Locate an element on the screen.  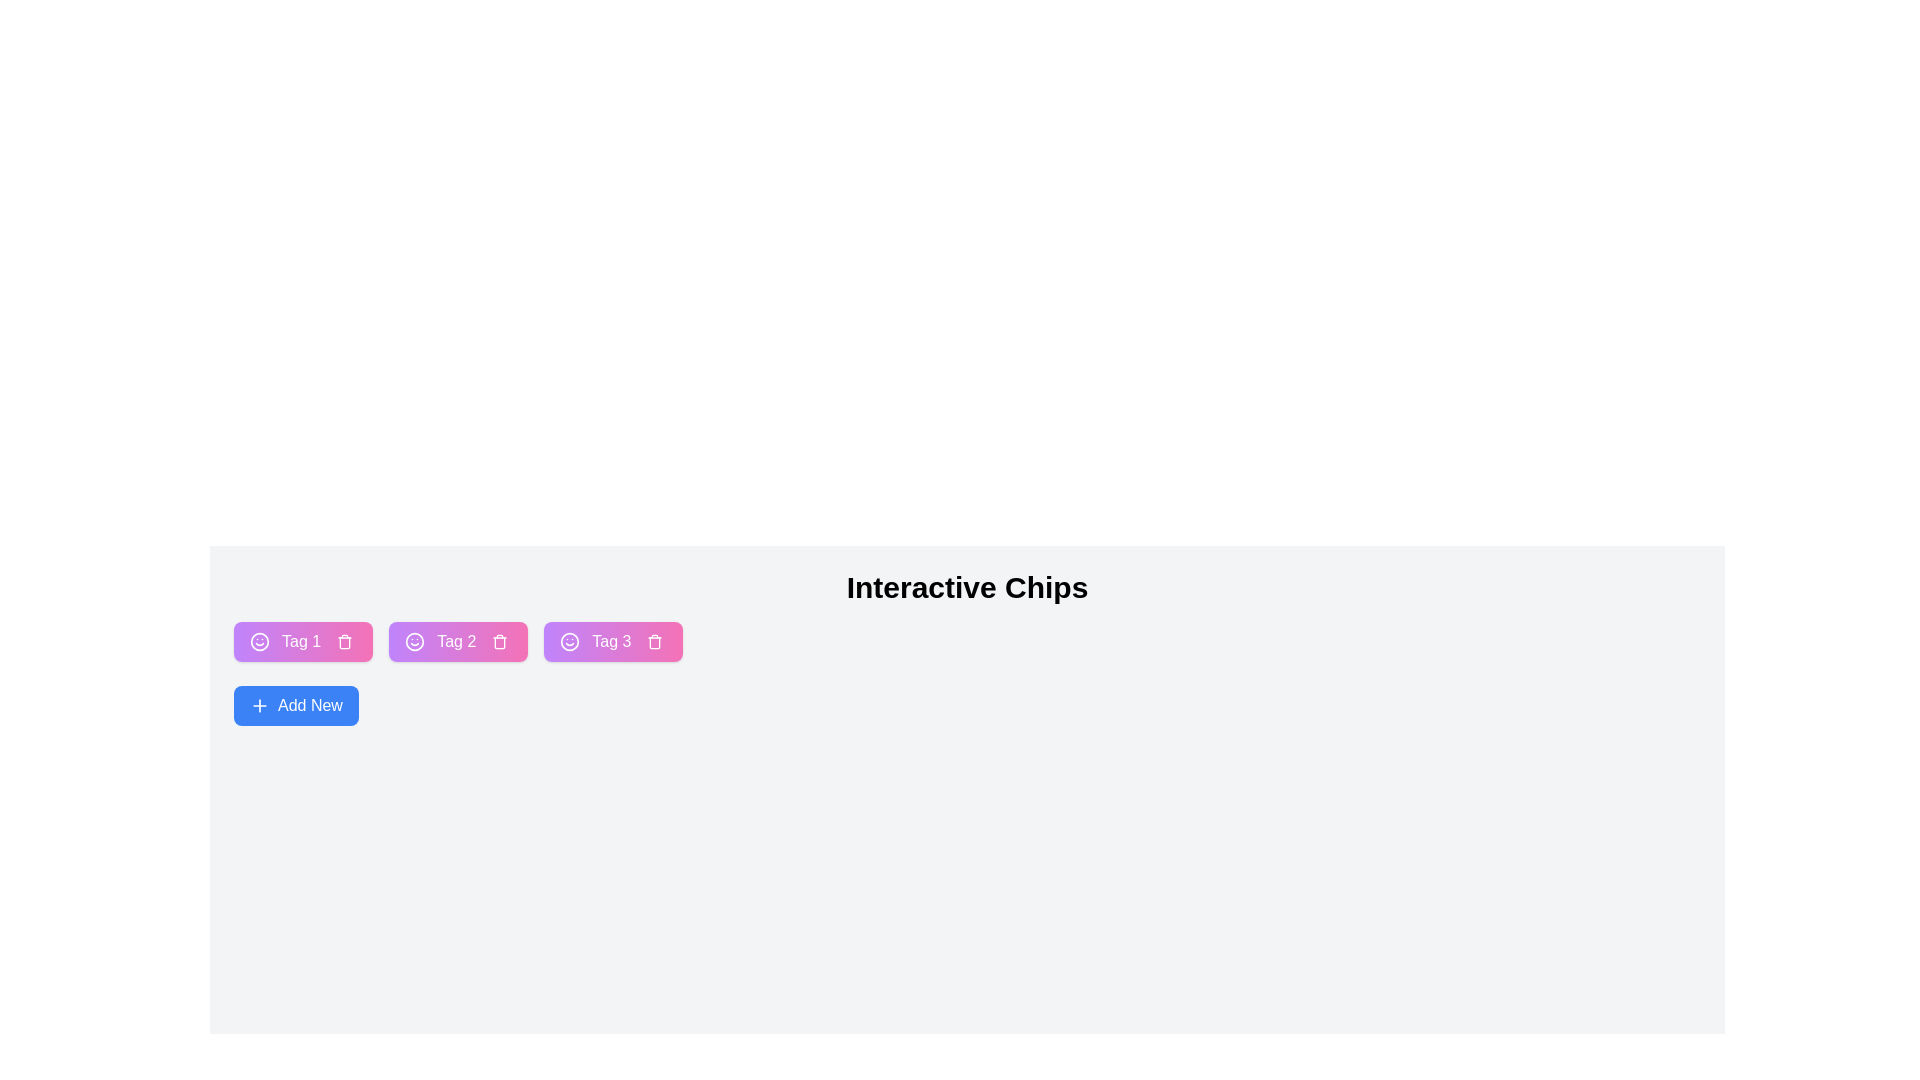
the chip labeled Tag 2 to observe any visual changes is located at coordinates (456, 641).